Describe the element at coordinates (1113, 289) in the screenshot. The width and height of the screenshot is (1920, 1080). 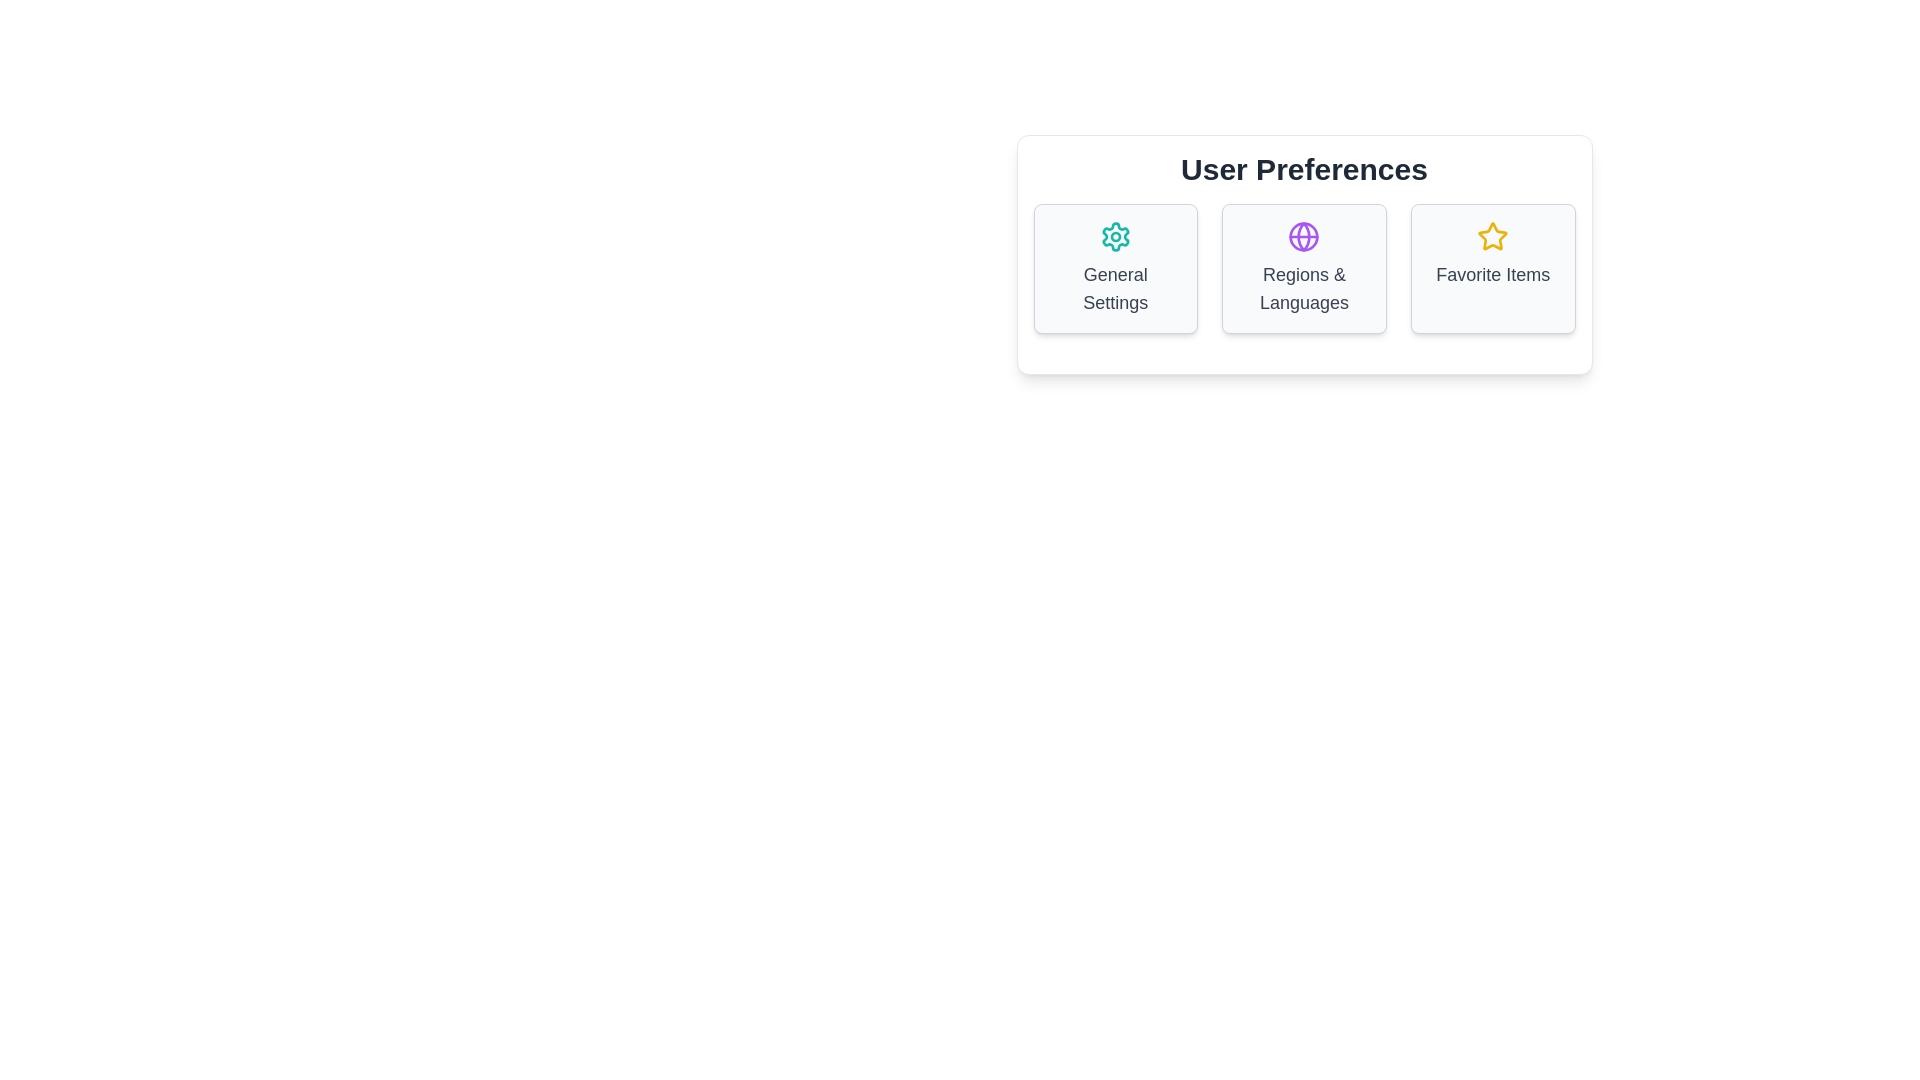
I see `the 'General Settings' label to highlight it` at that location.